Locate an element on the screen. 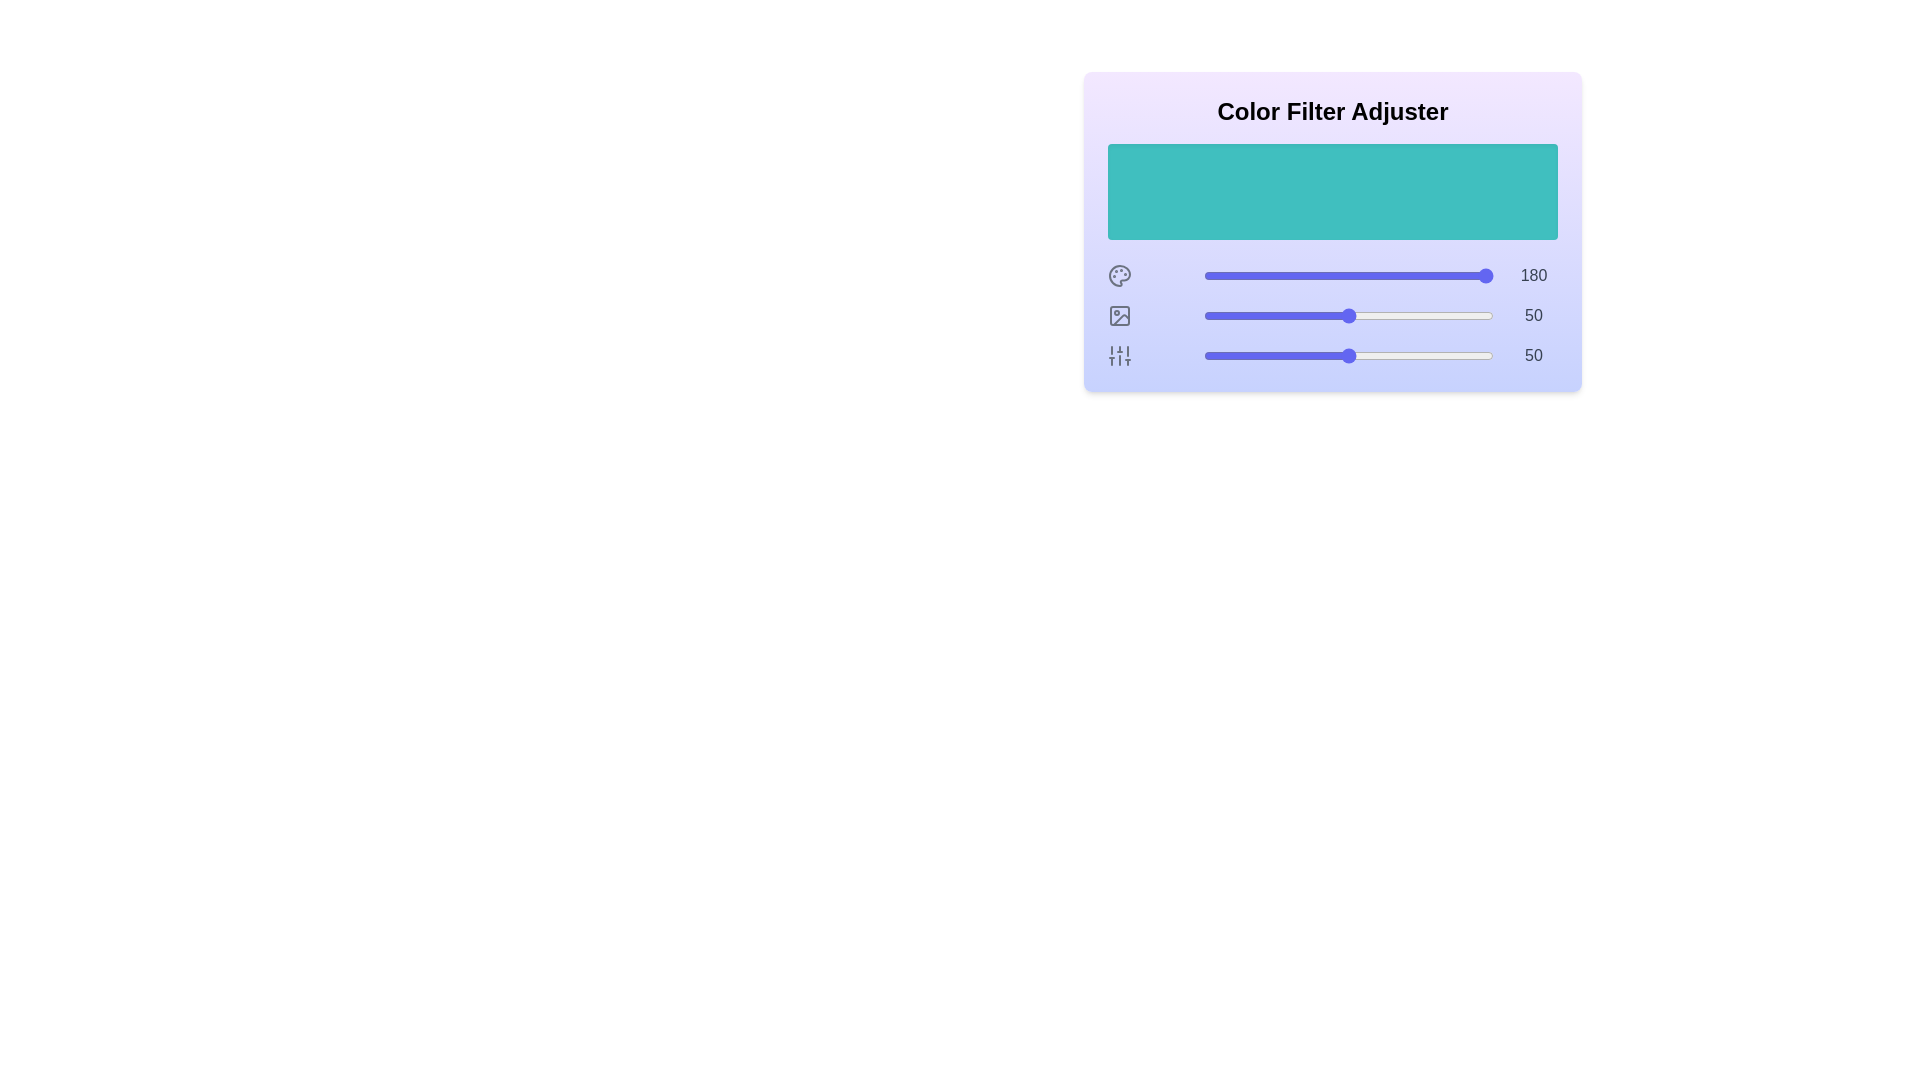 The width and height of the screenshot is (1920, 1080). the Hue slider to a value of 59 is located at coordinates (1374, 276).